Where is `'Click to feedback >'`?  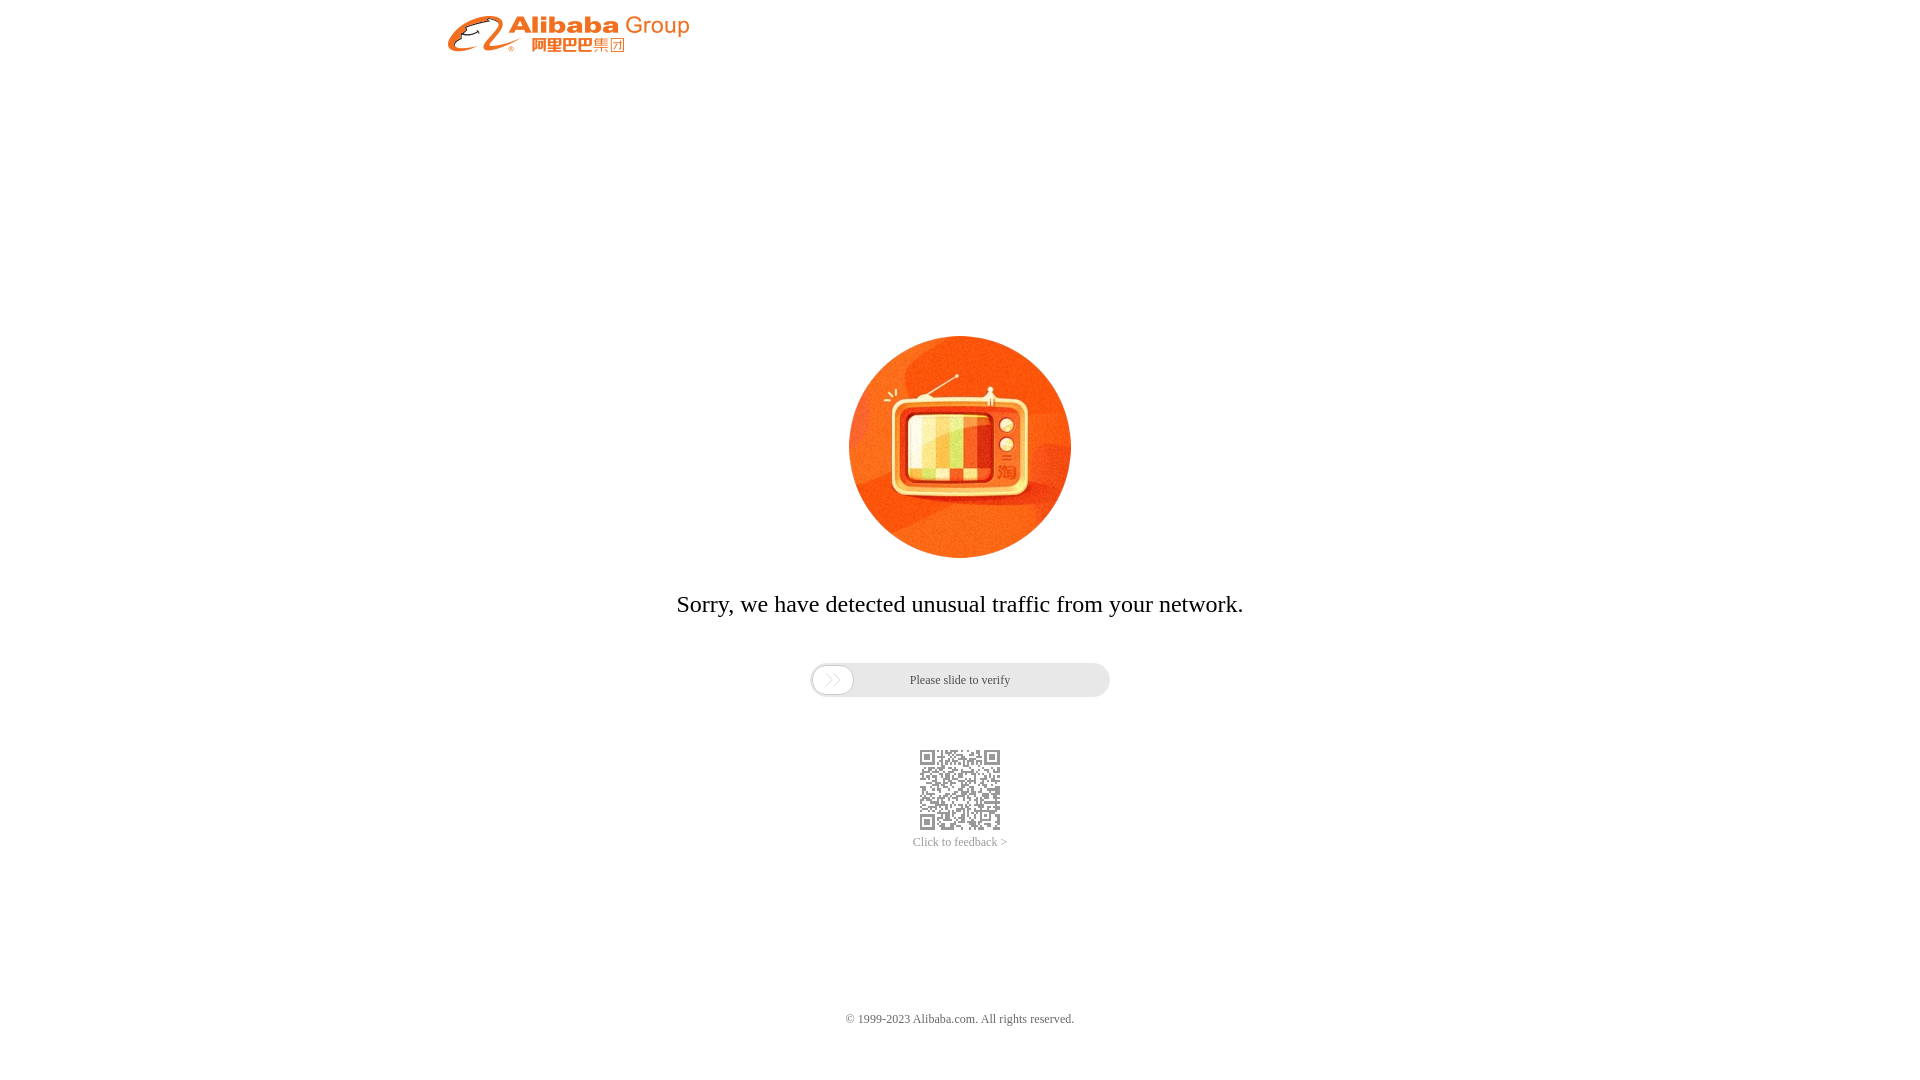
'Click to feedback >' is located at coordinates (960, 842).